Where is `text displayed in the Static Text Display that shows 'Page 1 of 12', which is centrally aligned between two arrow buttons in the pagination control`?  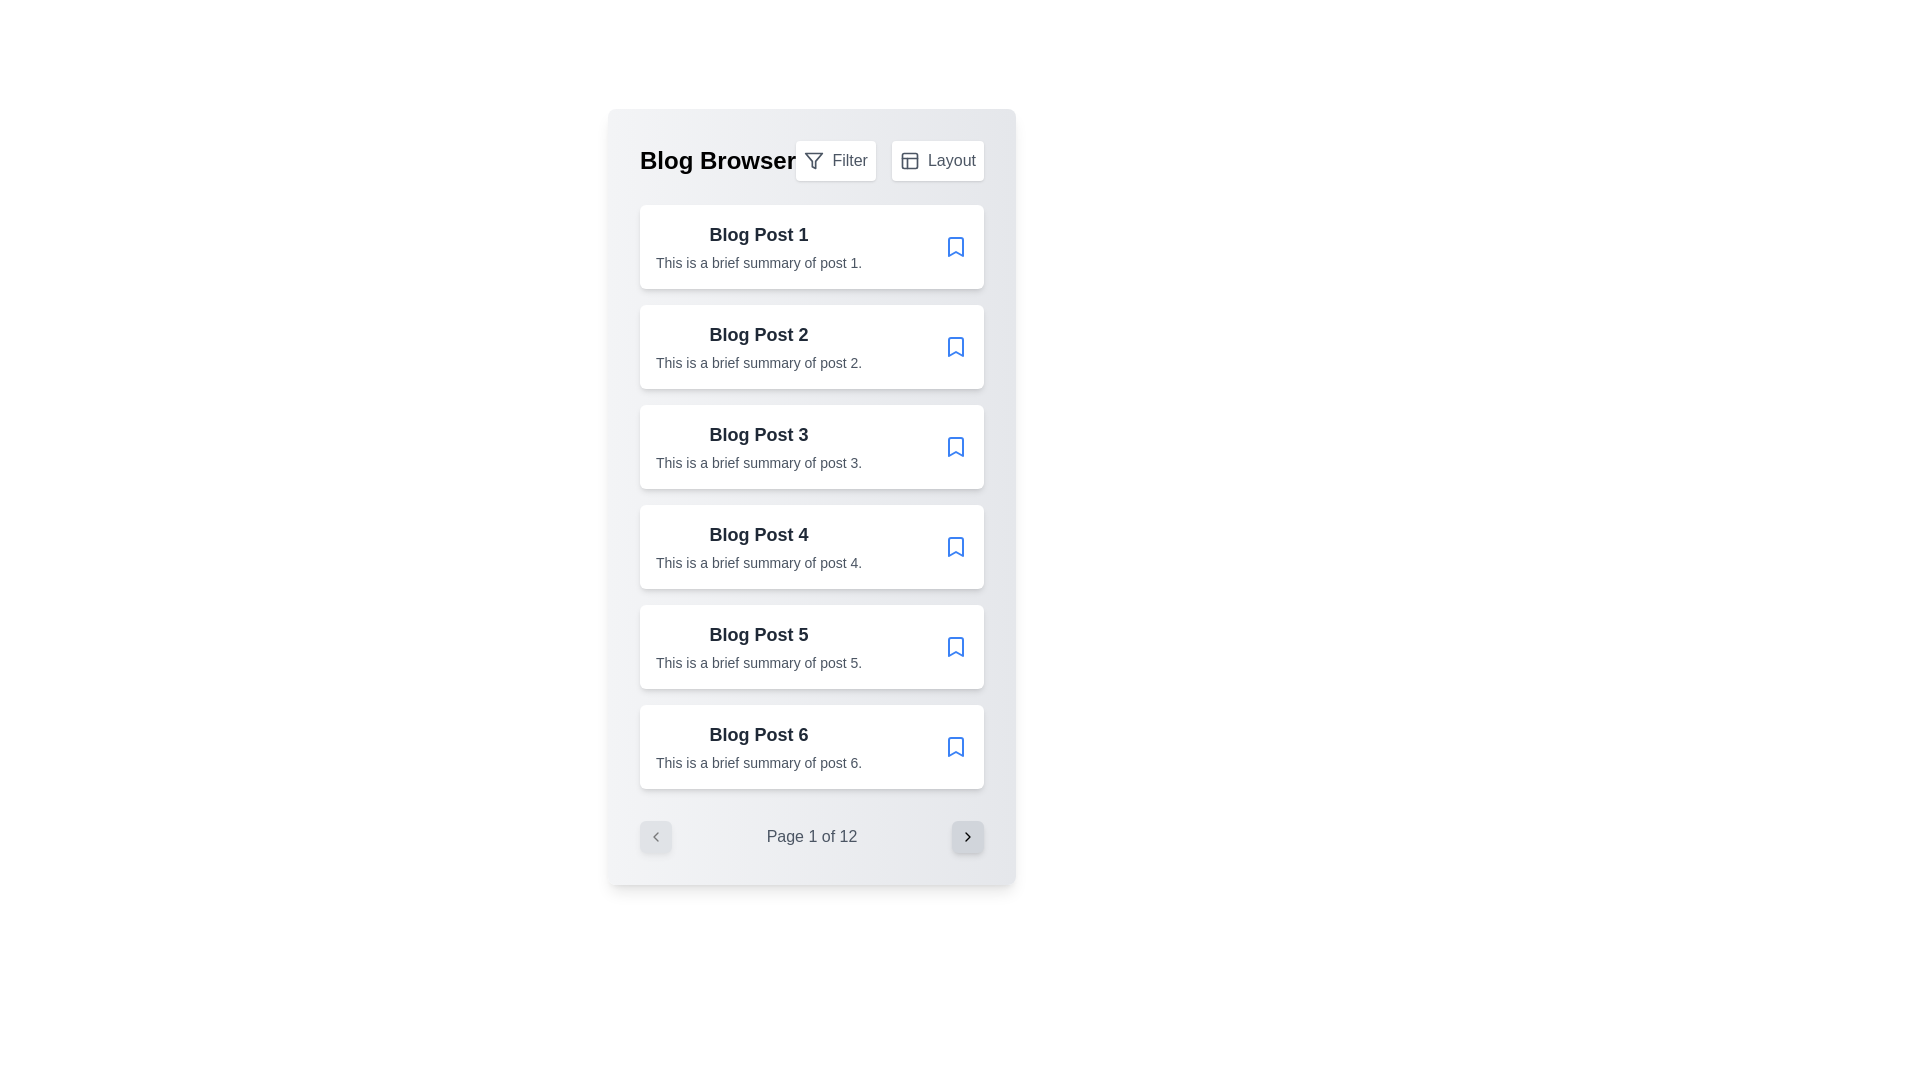
text displayed in the Static Text Display that shows 'Page 1 of 12', which is centrally aligned between two arrow buttons in the pagination control is located at coordinates (811, 837).